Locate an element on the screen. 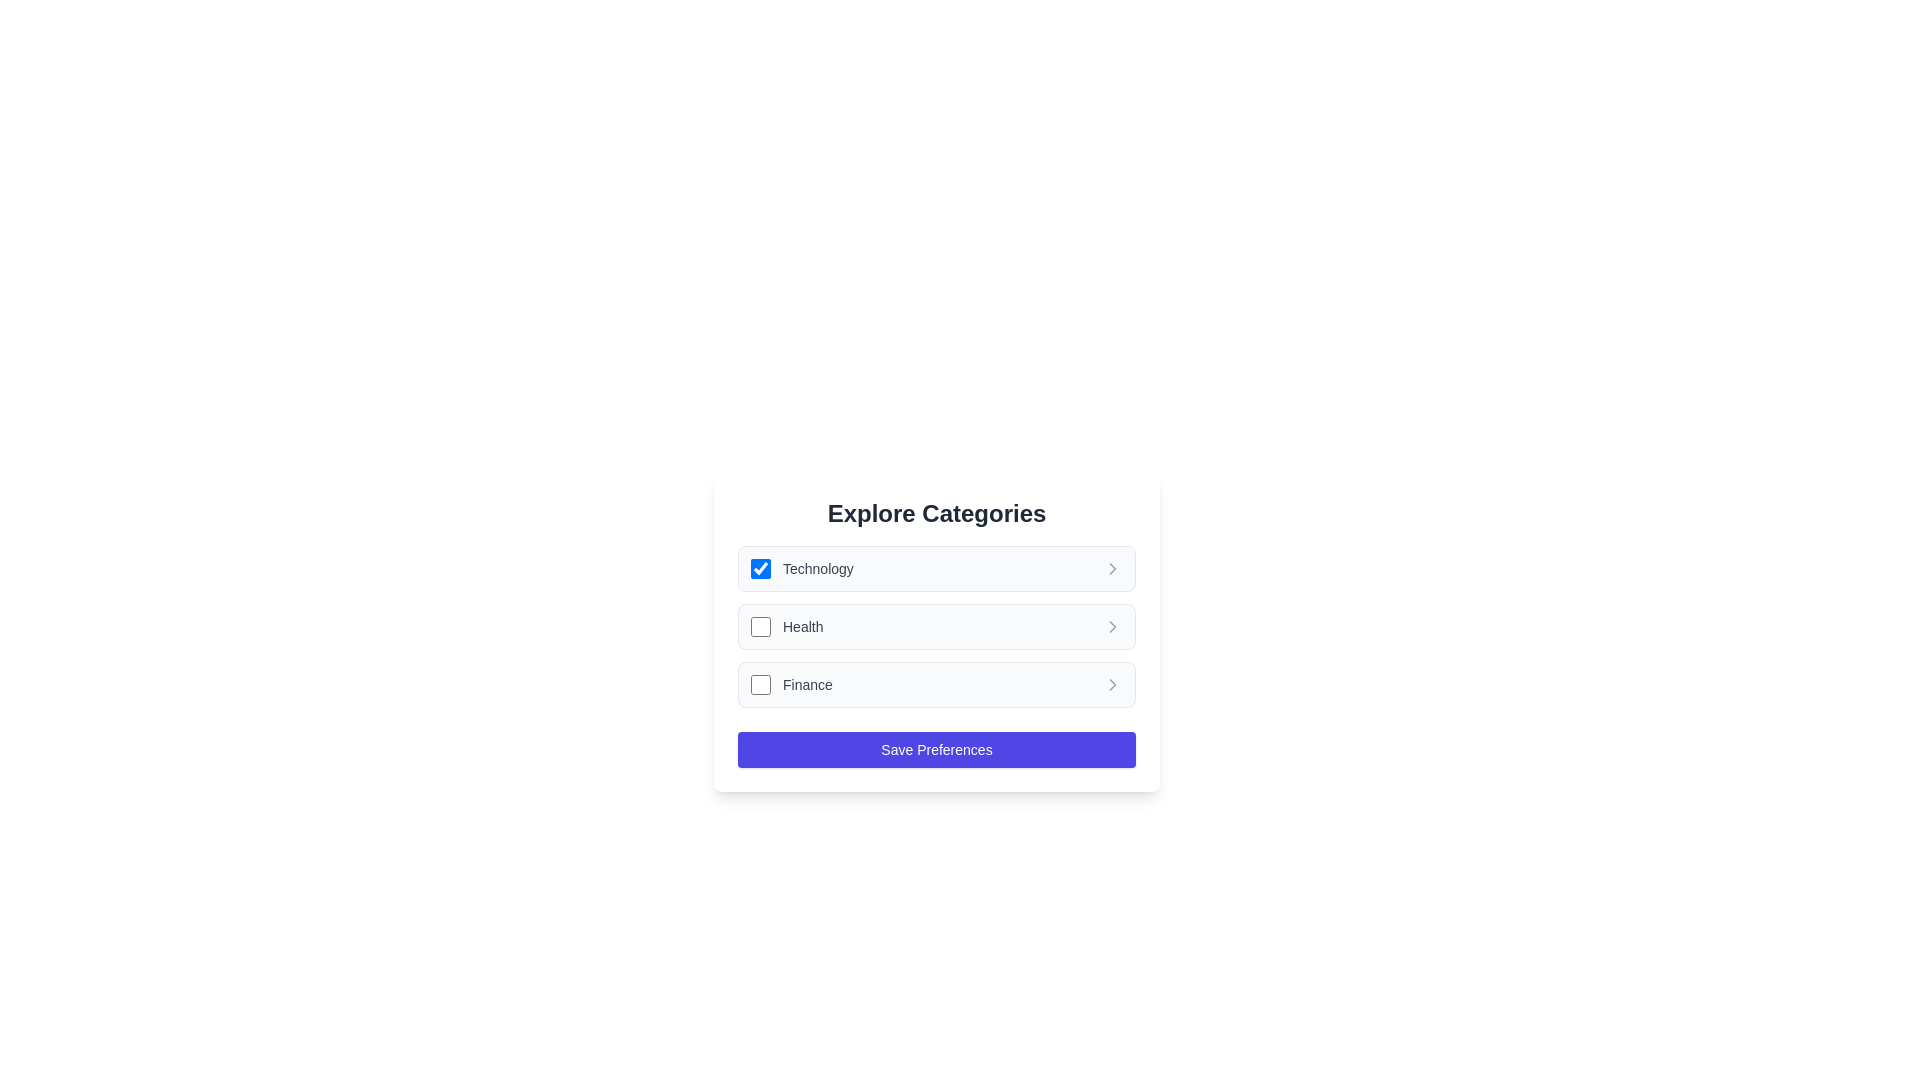 The width and height of the screenshot is (1920, 1080). the list item Finance to observe its hover effect is located at coordinates (935, 684).